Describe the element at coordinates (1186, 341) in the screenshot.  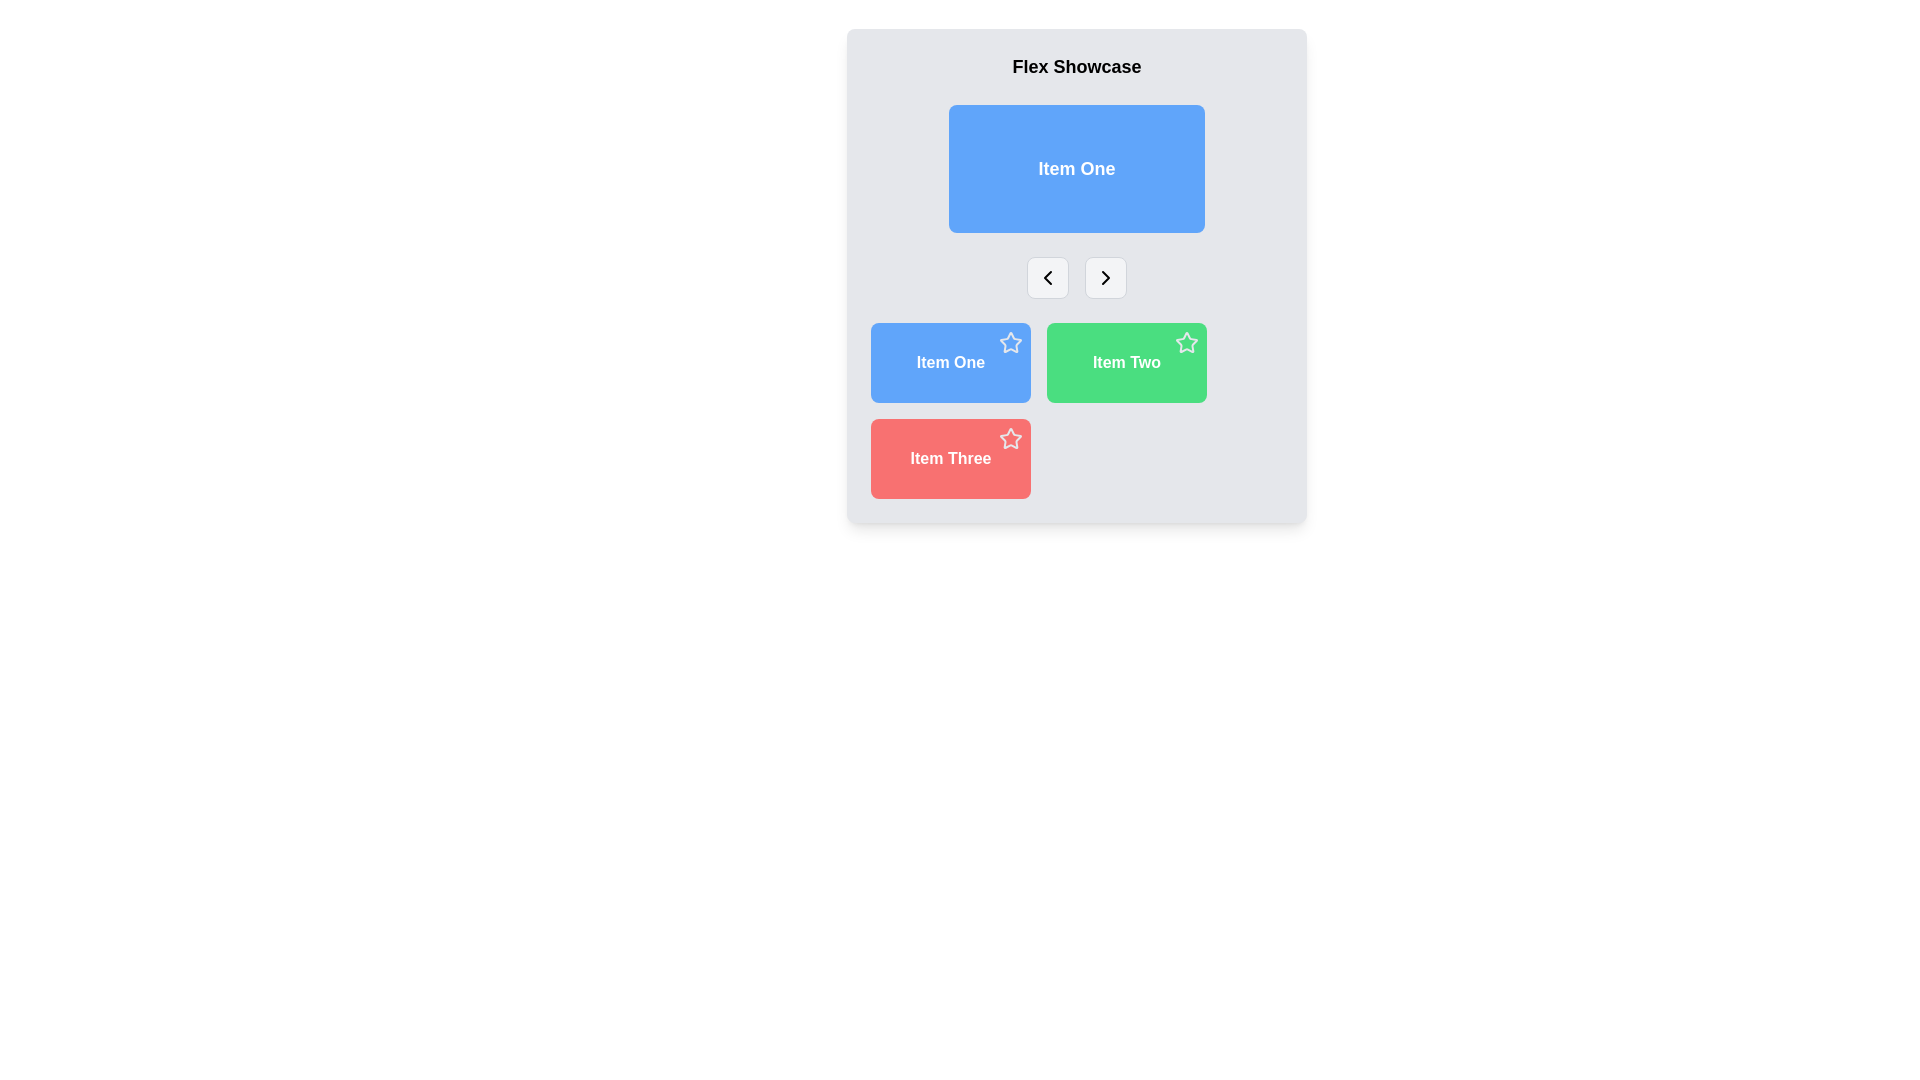
I see `the star icon outline located within the green rectangular button labeled 'Item Two'` at that location.